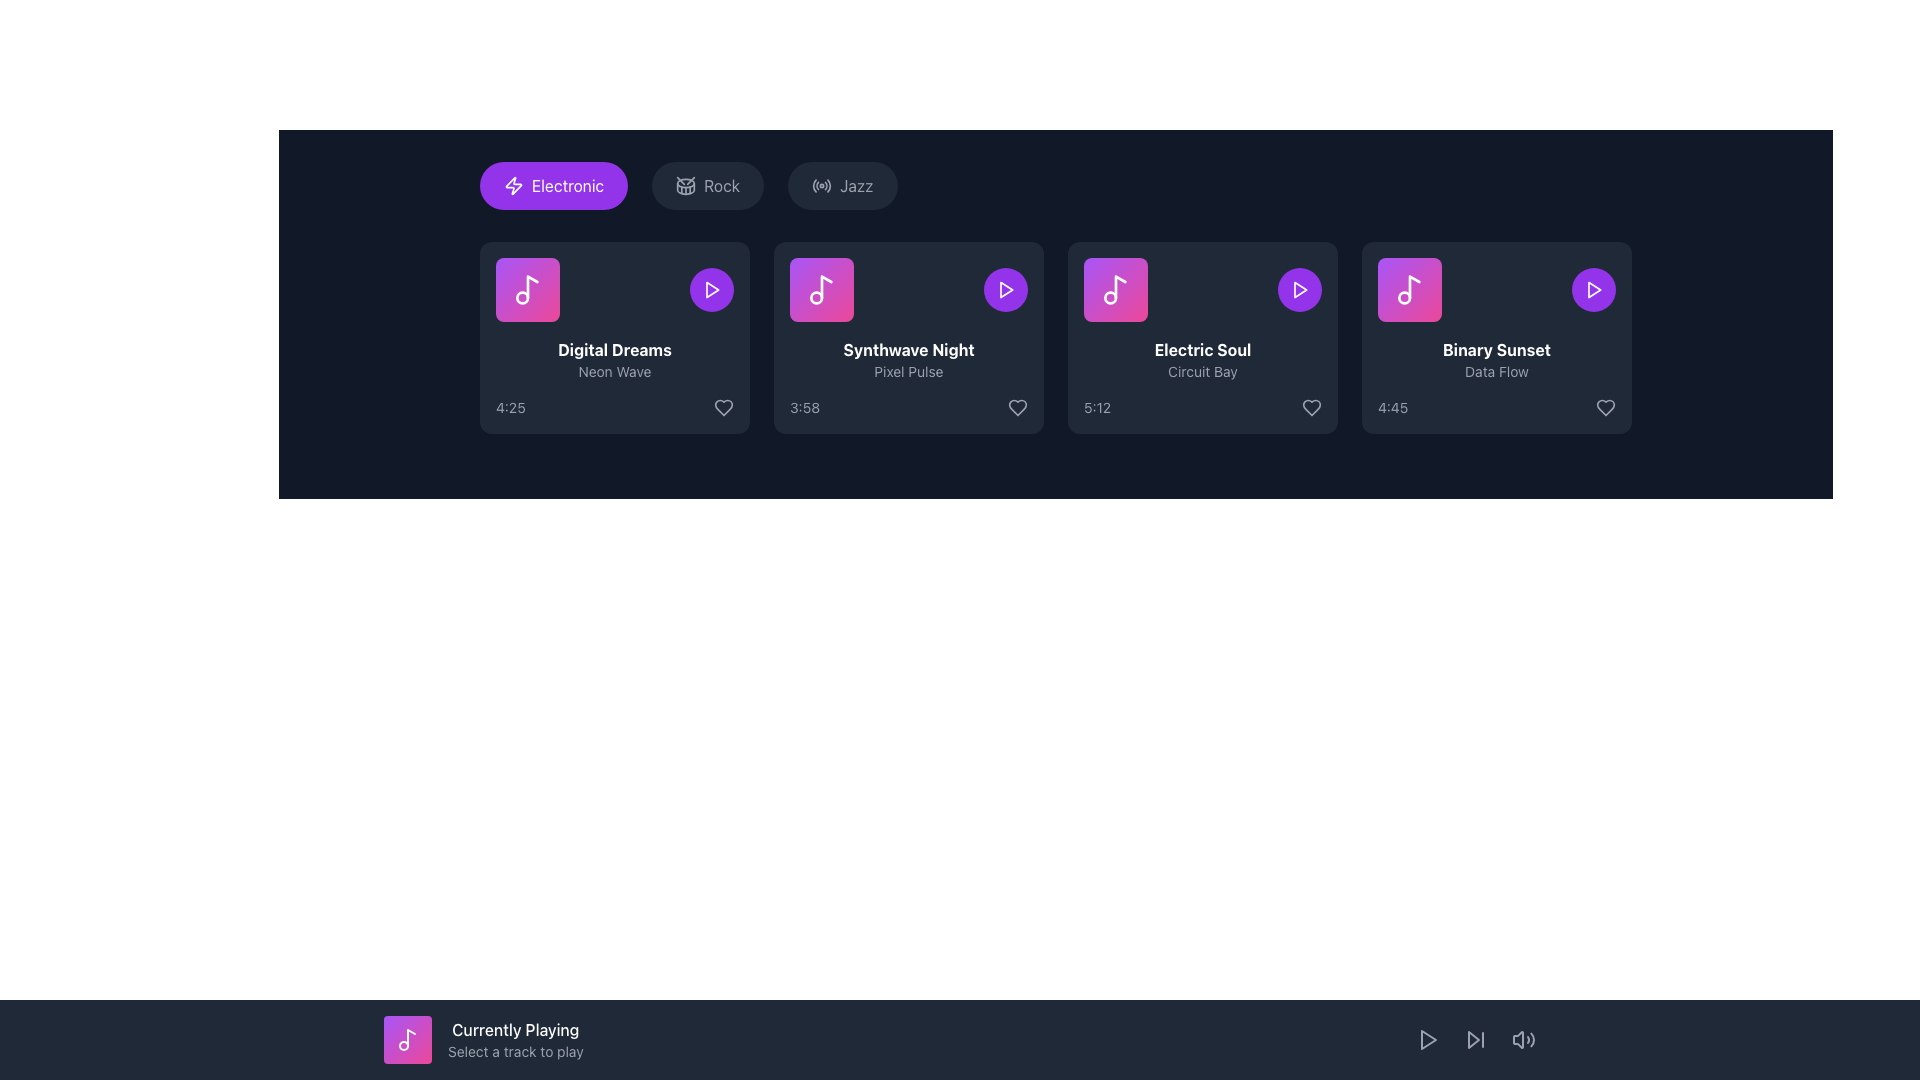  What do you see at coordinates (686, 185) in the screenshot?
I see `the drum icon located to the left of the 'Rock' button, which features a circular shape with crossing drumsticks inside, styled in gray against a darker background` at bounding box center [686, 185].